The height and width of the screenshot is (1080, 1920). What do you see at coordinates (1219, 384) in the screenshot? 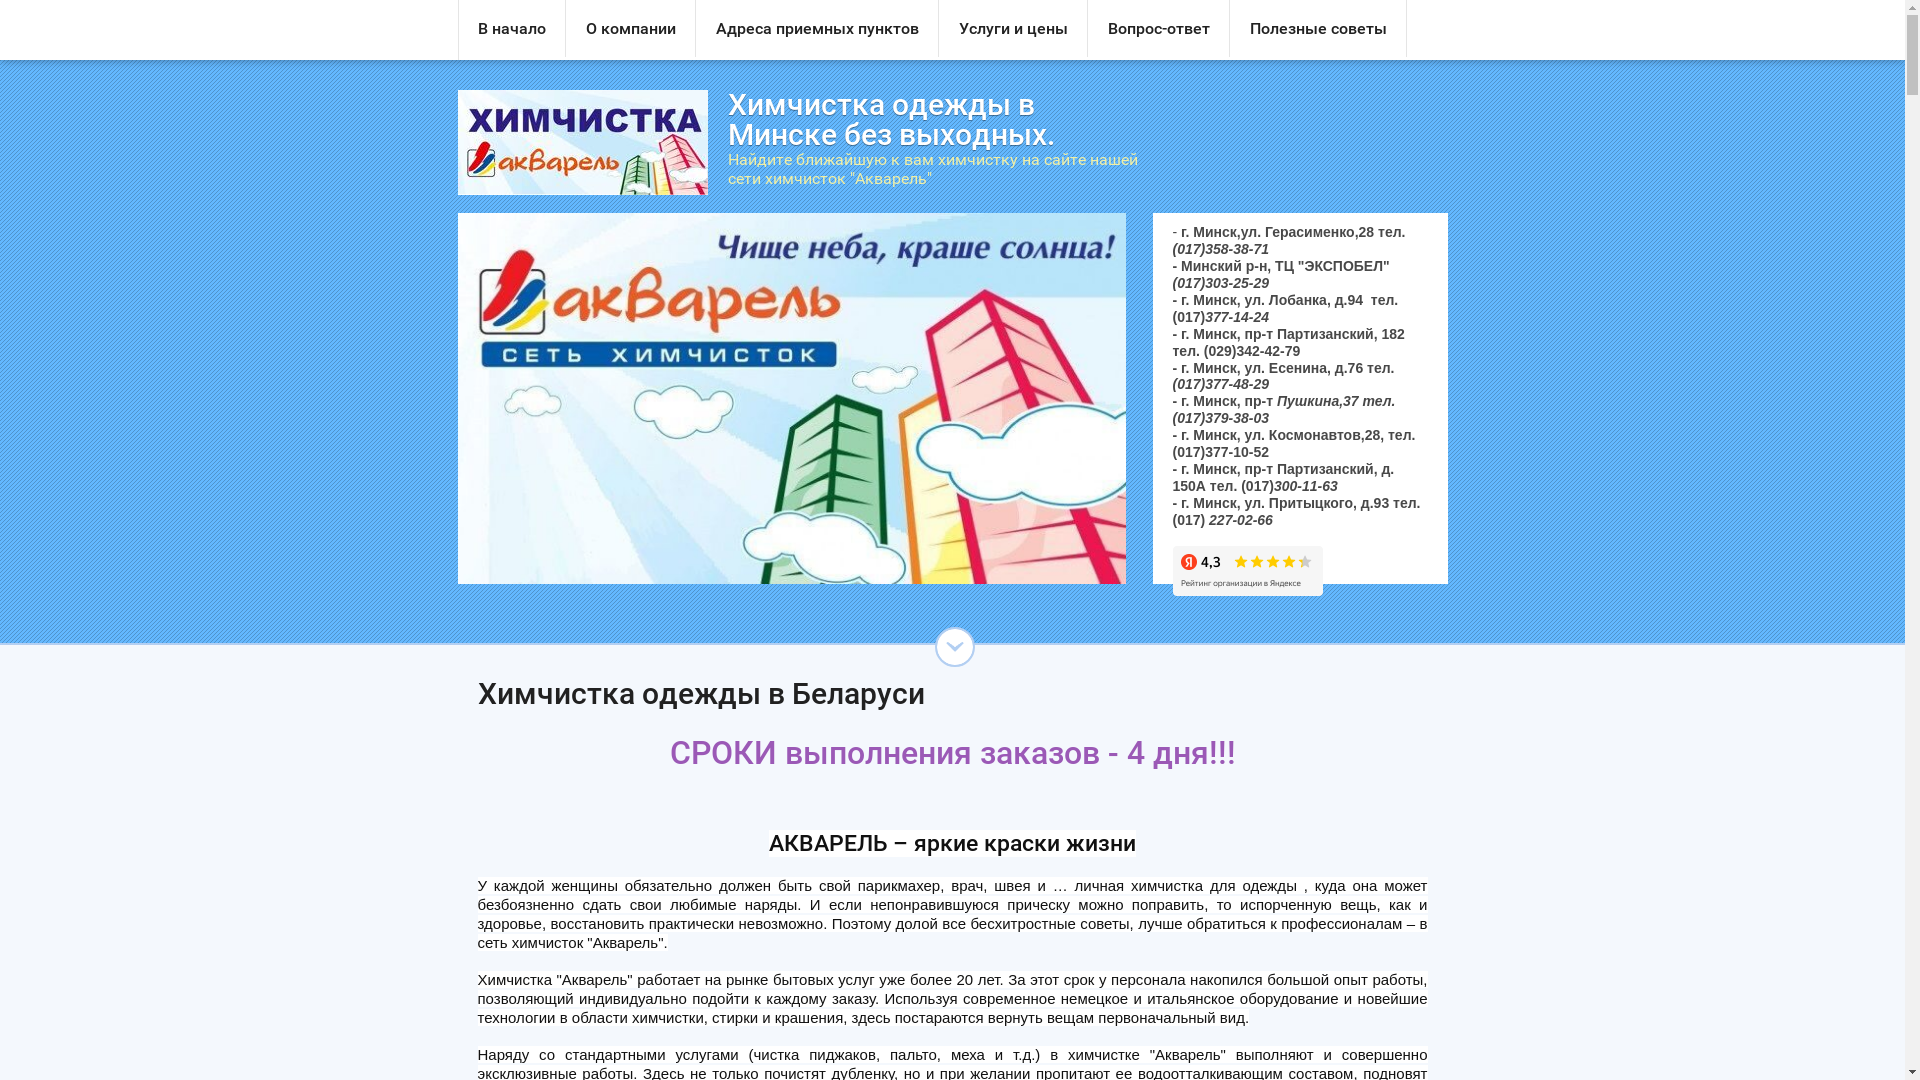
I see `'(017)377-48-29'` at bounding box center [1219, 384].